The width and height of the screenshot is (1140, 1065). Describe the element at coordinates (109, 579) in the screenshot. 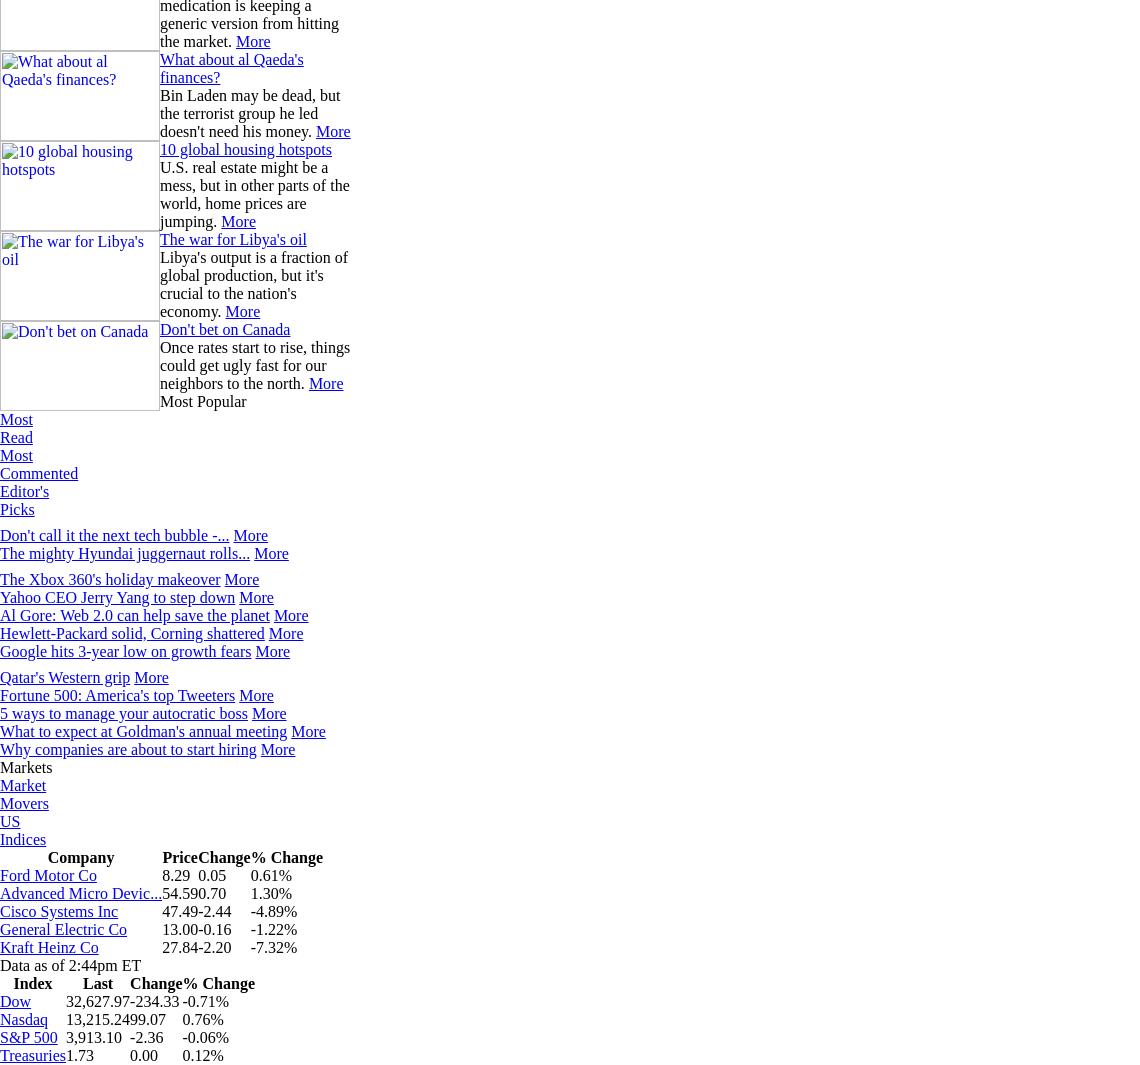

I see `'The Xbox 360's holiday makeover'` at that location.